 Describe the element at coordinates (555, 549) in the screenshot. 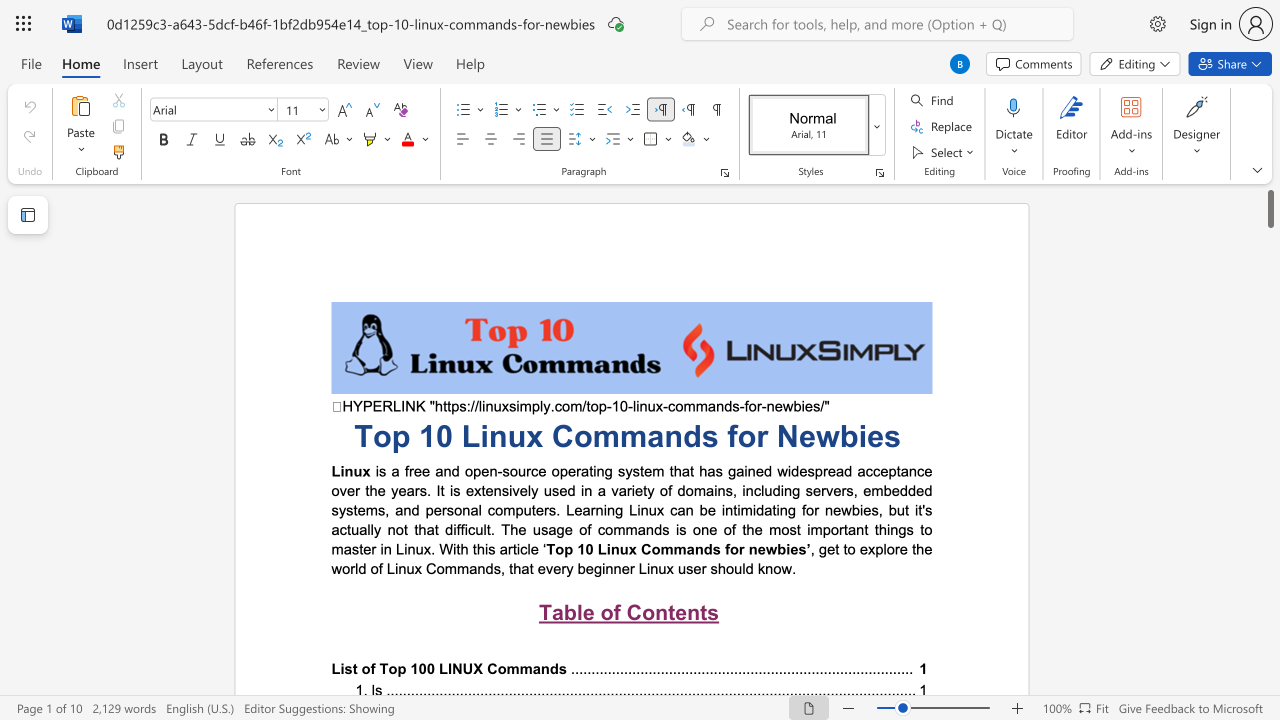

I see `the space between the continuous character "T" and "o" in the text` at that location.